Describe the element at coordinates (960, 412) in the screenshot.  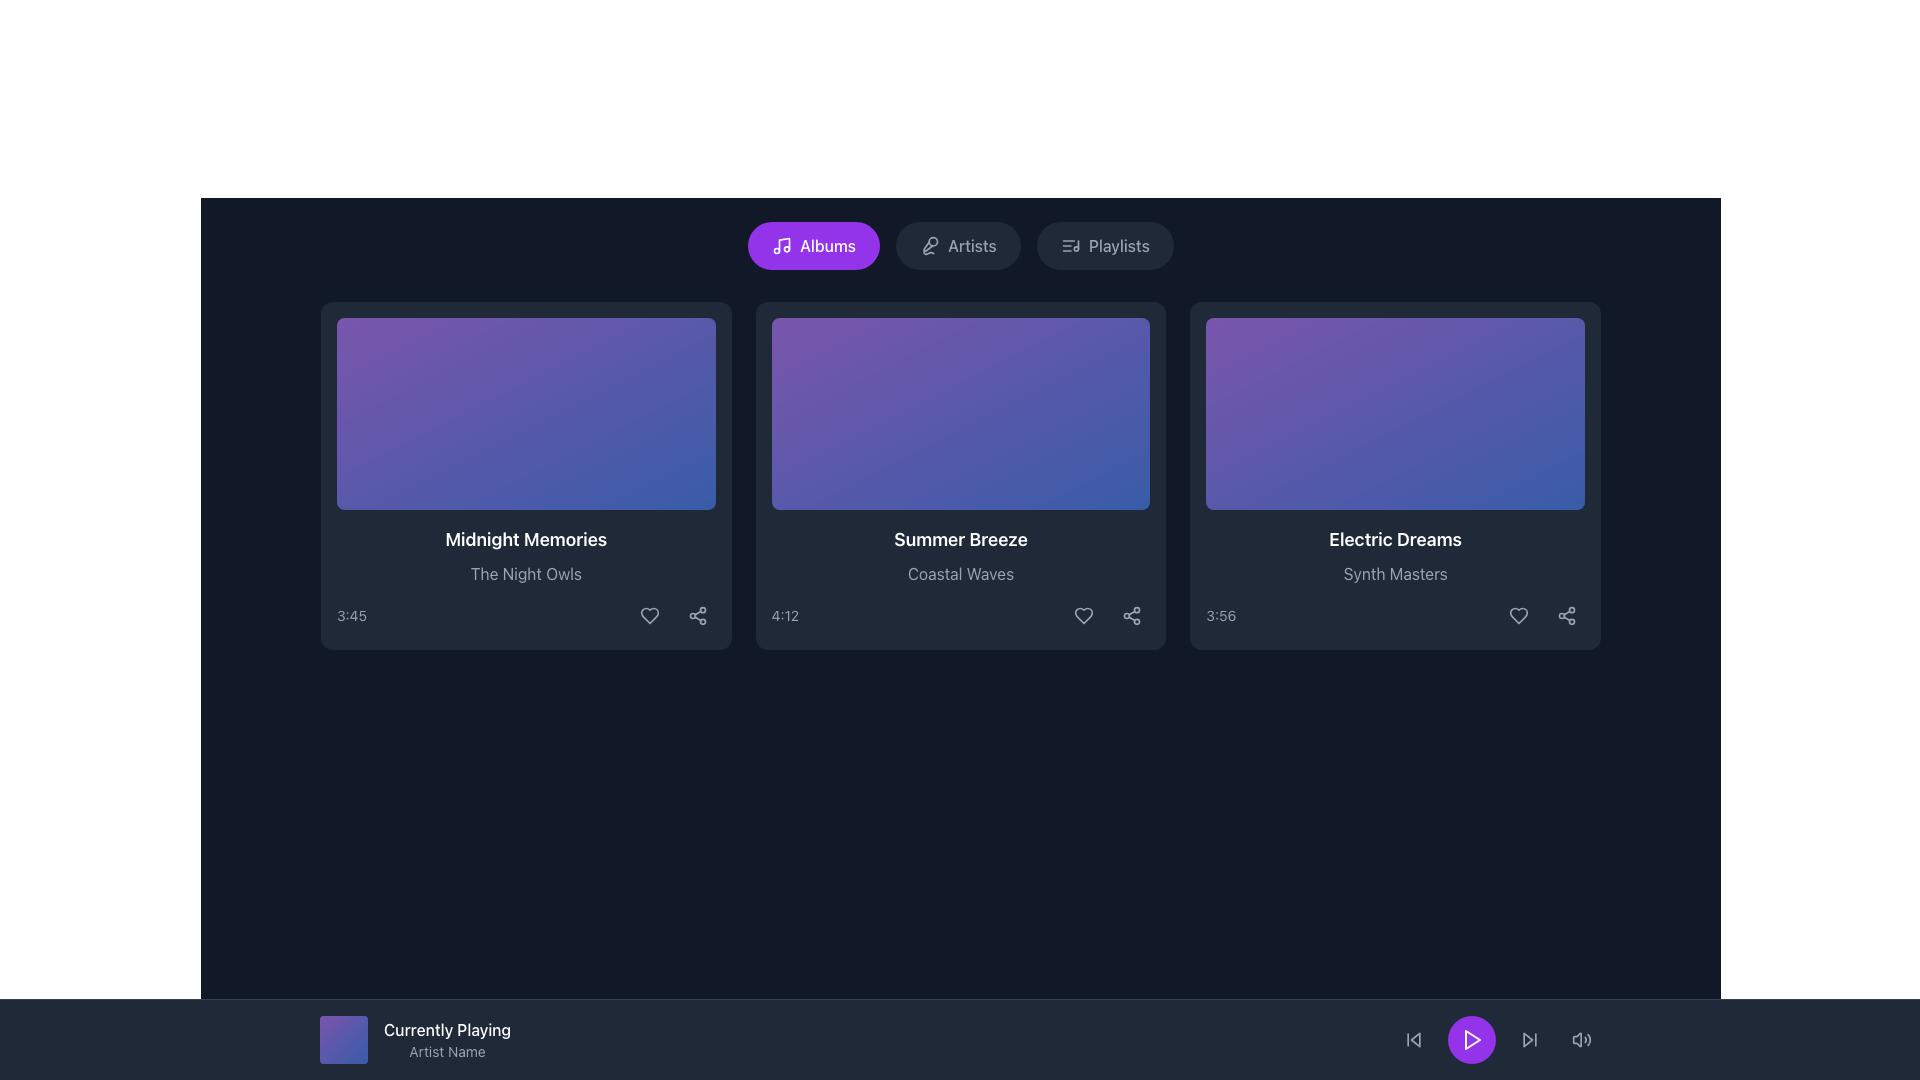
I see `the visual thumbnail for the 'Summer Breeze' album, which is the top component within the card titled 'Summer Breeze' with the subtitle 'Coastal Waves'` at that location.